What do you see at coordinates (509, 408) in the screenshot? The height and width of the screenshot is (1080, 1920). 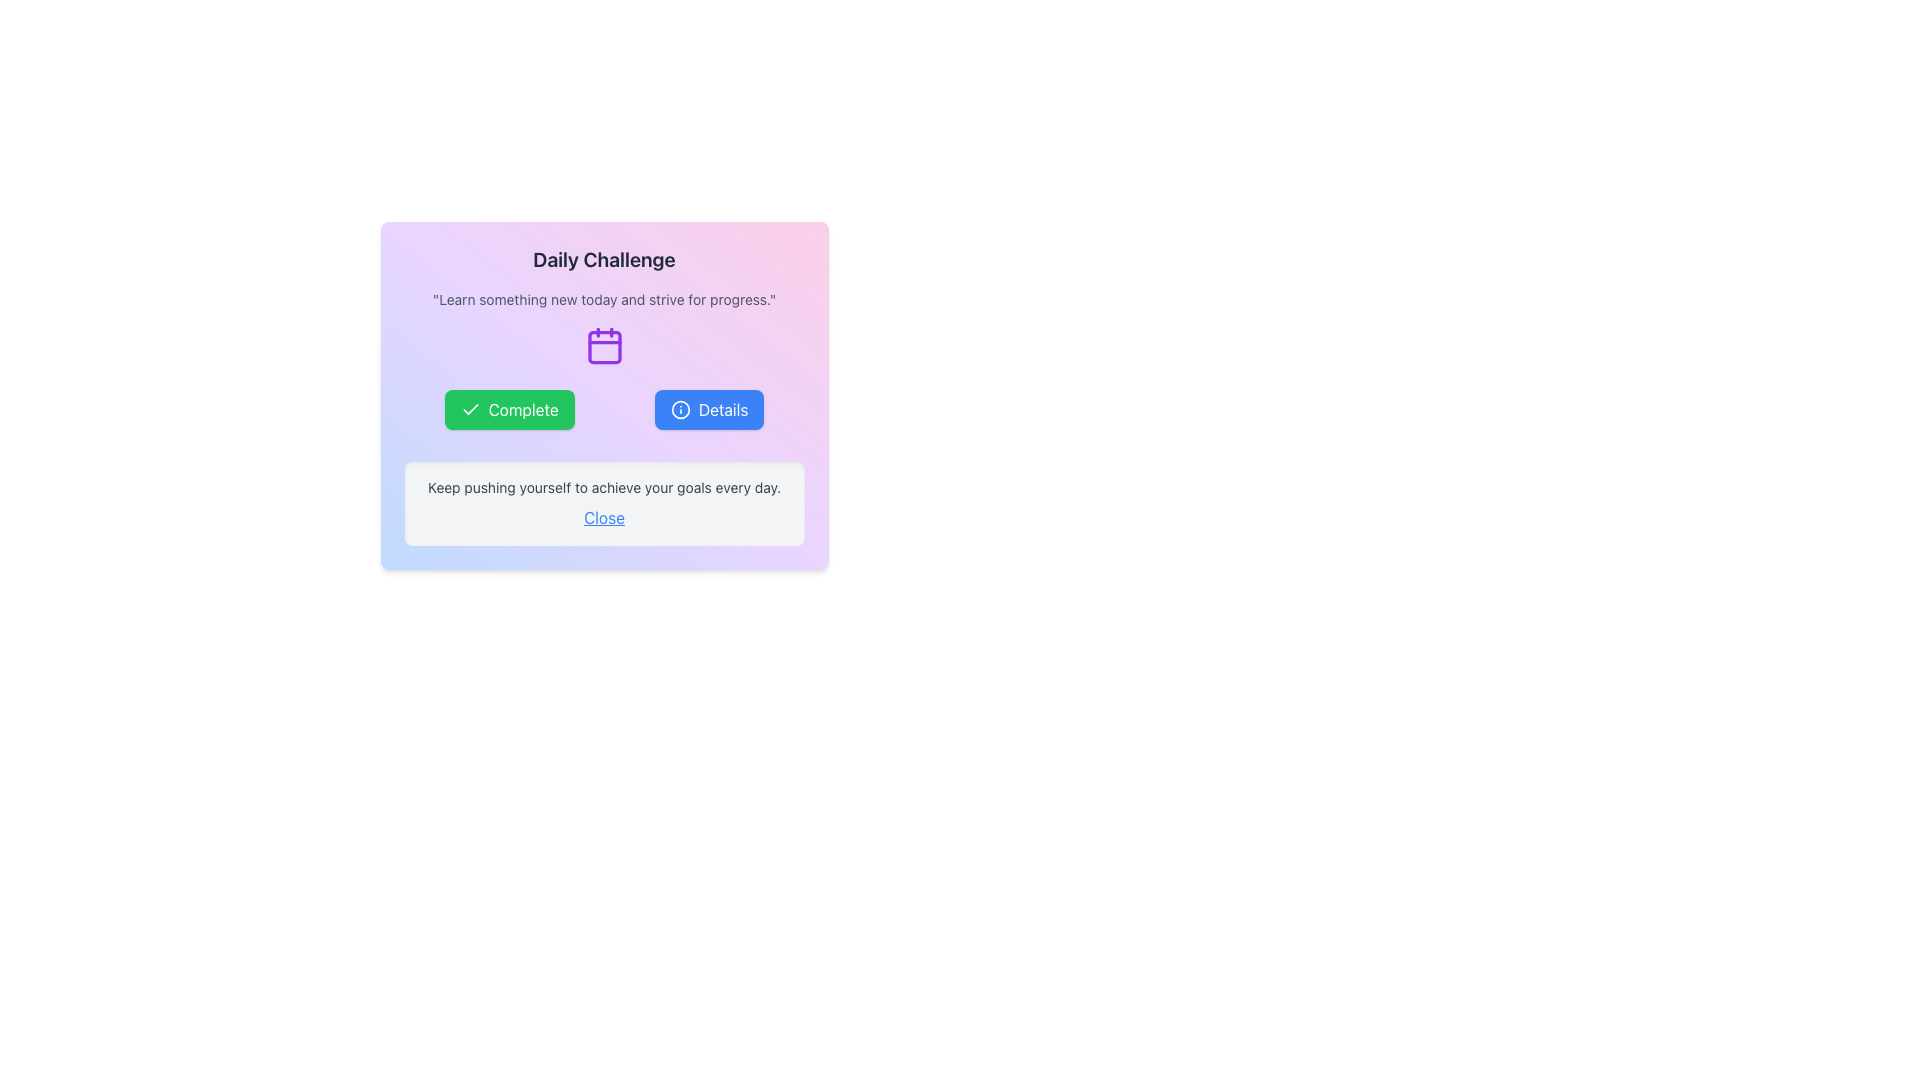 I see `the green 'Complete' button with a checkmark icon to mark the task as completed` at bounding box center [509, 408].